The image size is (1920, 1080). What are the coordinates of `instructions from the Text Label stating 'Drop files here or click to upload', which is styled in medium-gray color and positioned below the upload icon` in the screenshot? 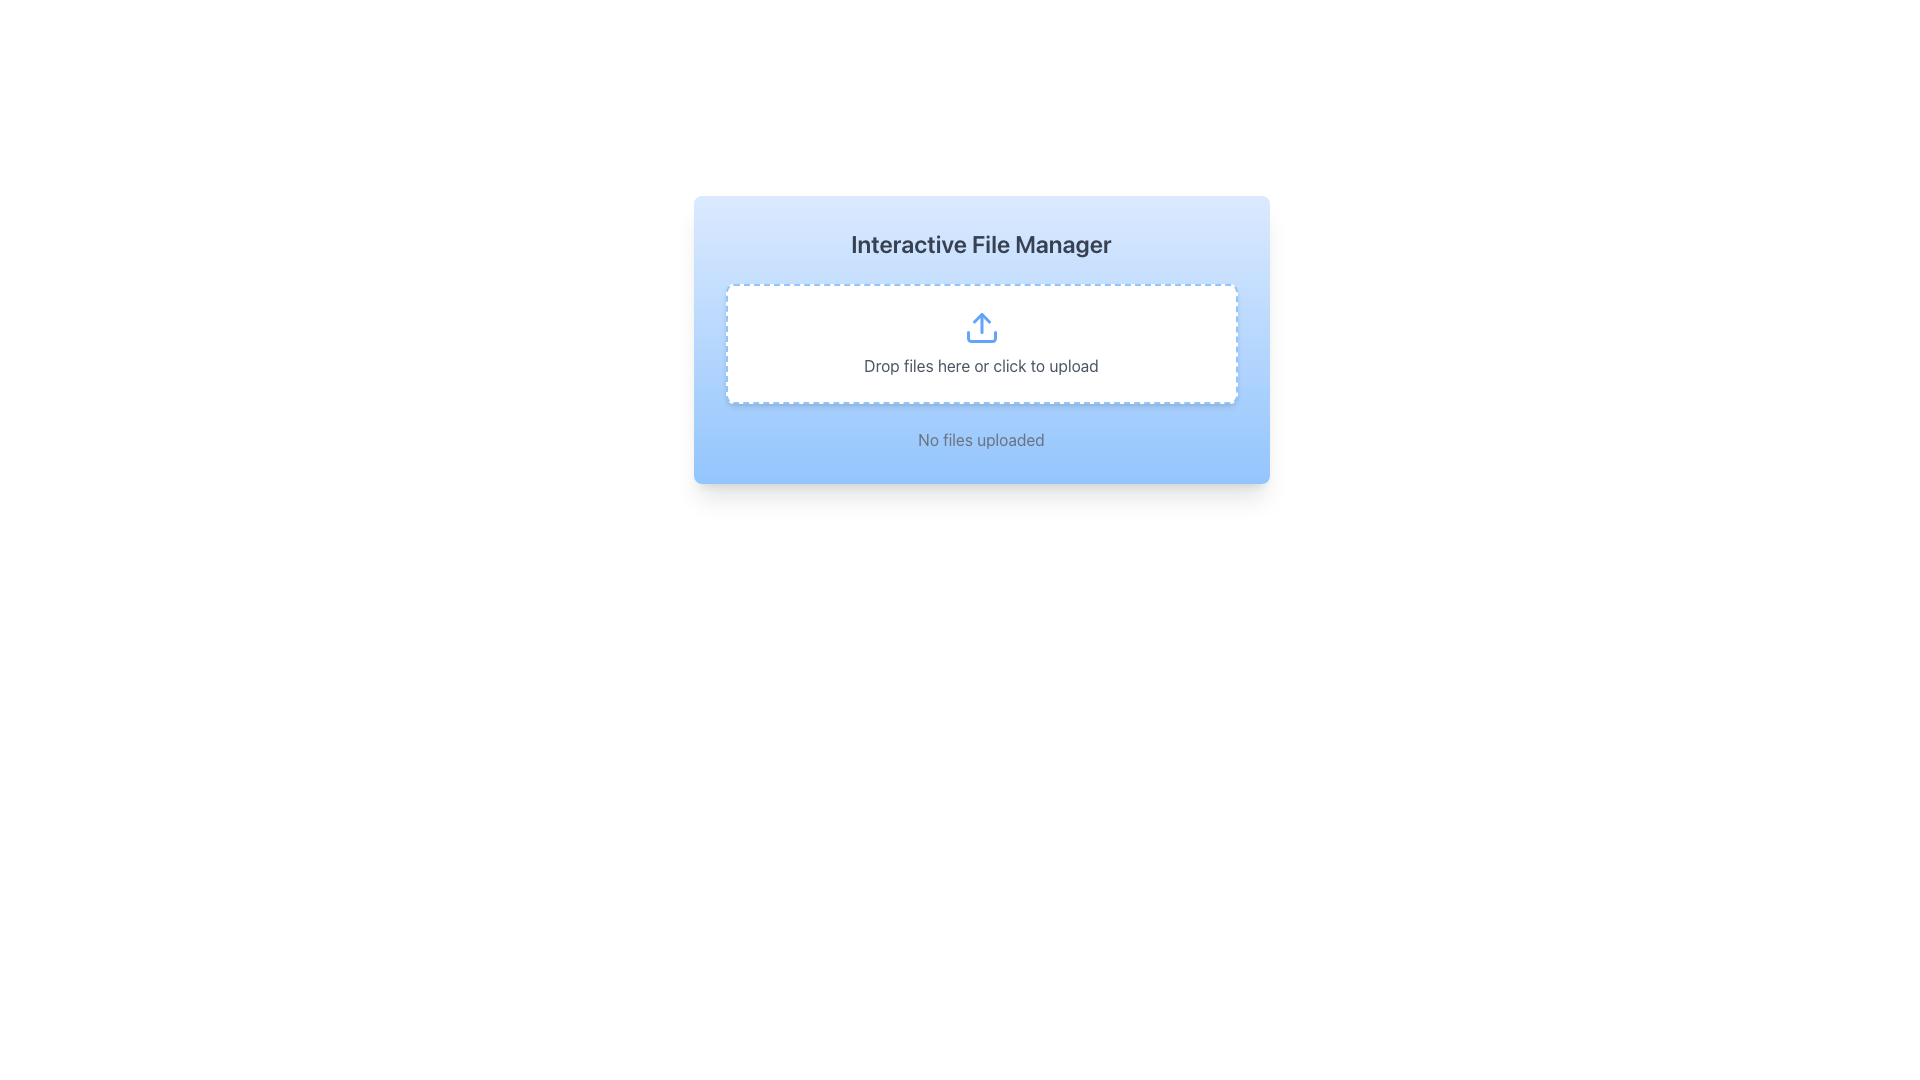 It's located at (981, 366).